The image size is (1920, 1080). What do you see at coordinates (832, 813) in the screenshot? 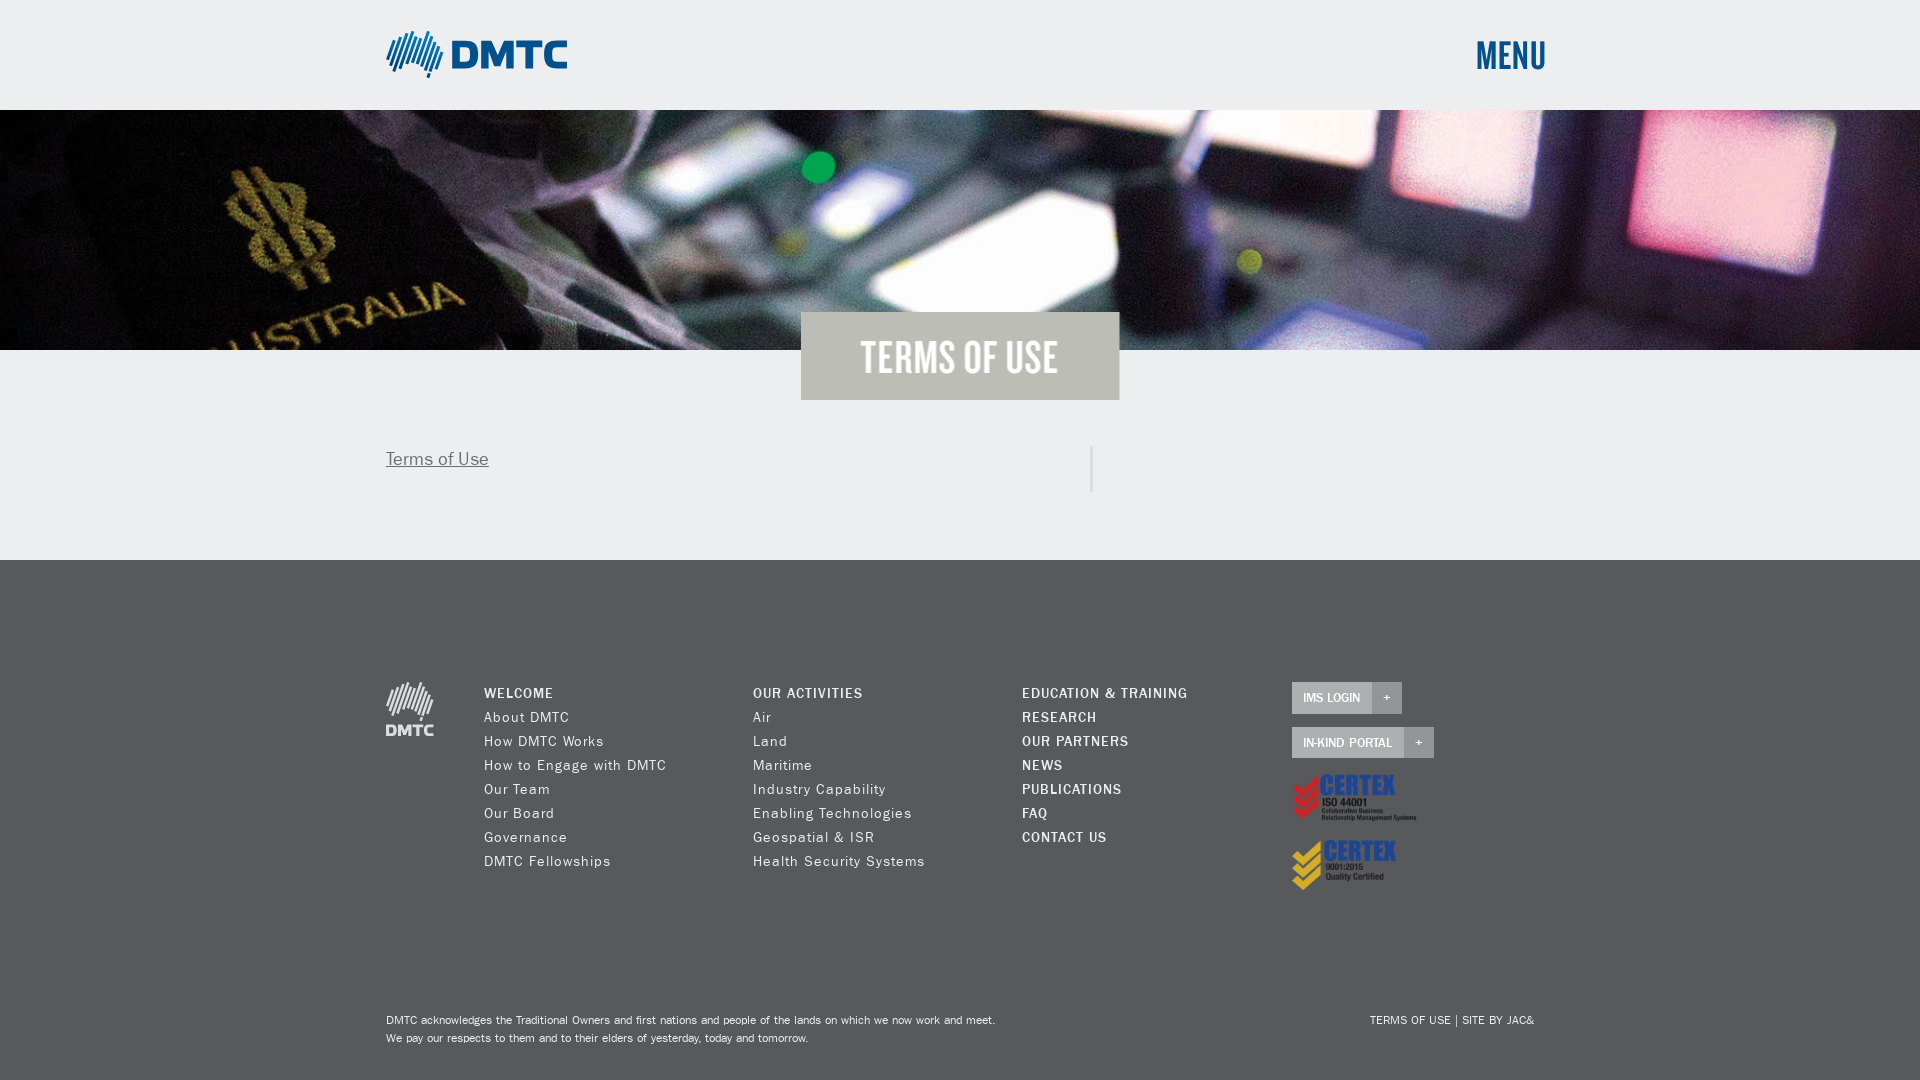
I see `'Enabling Technologies'` at bounding box center [832, 813].